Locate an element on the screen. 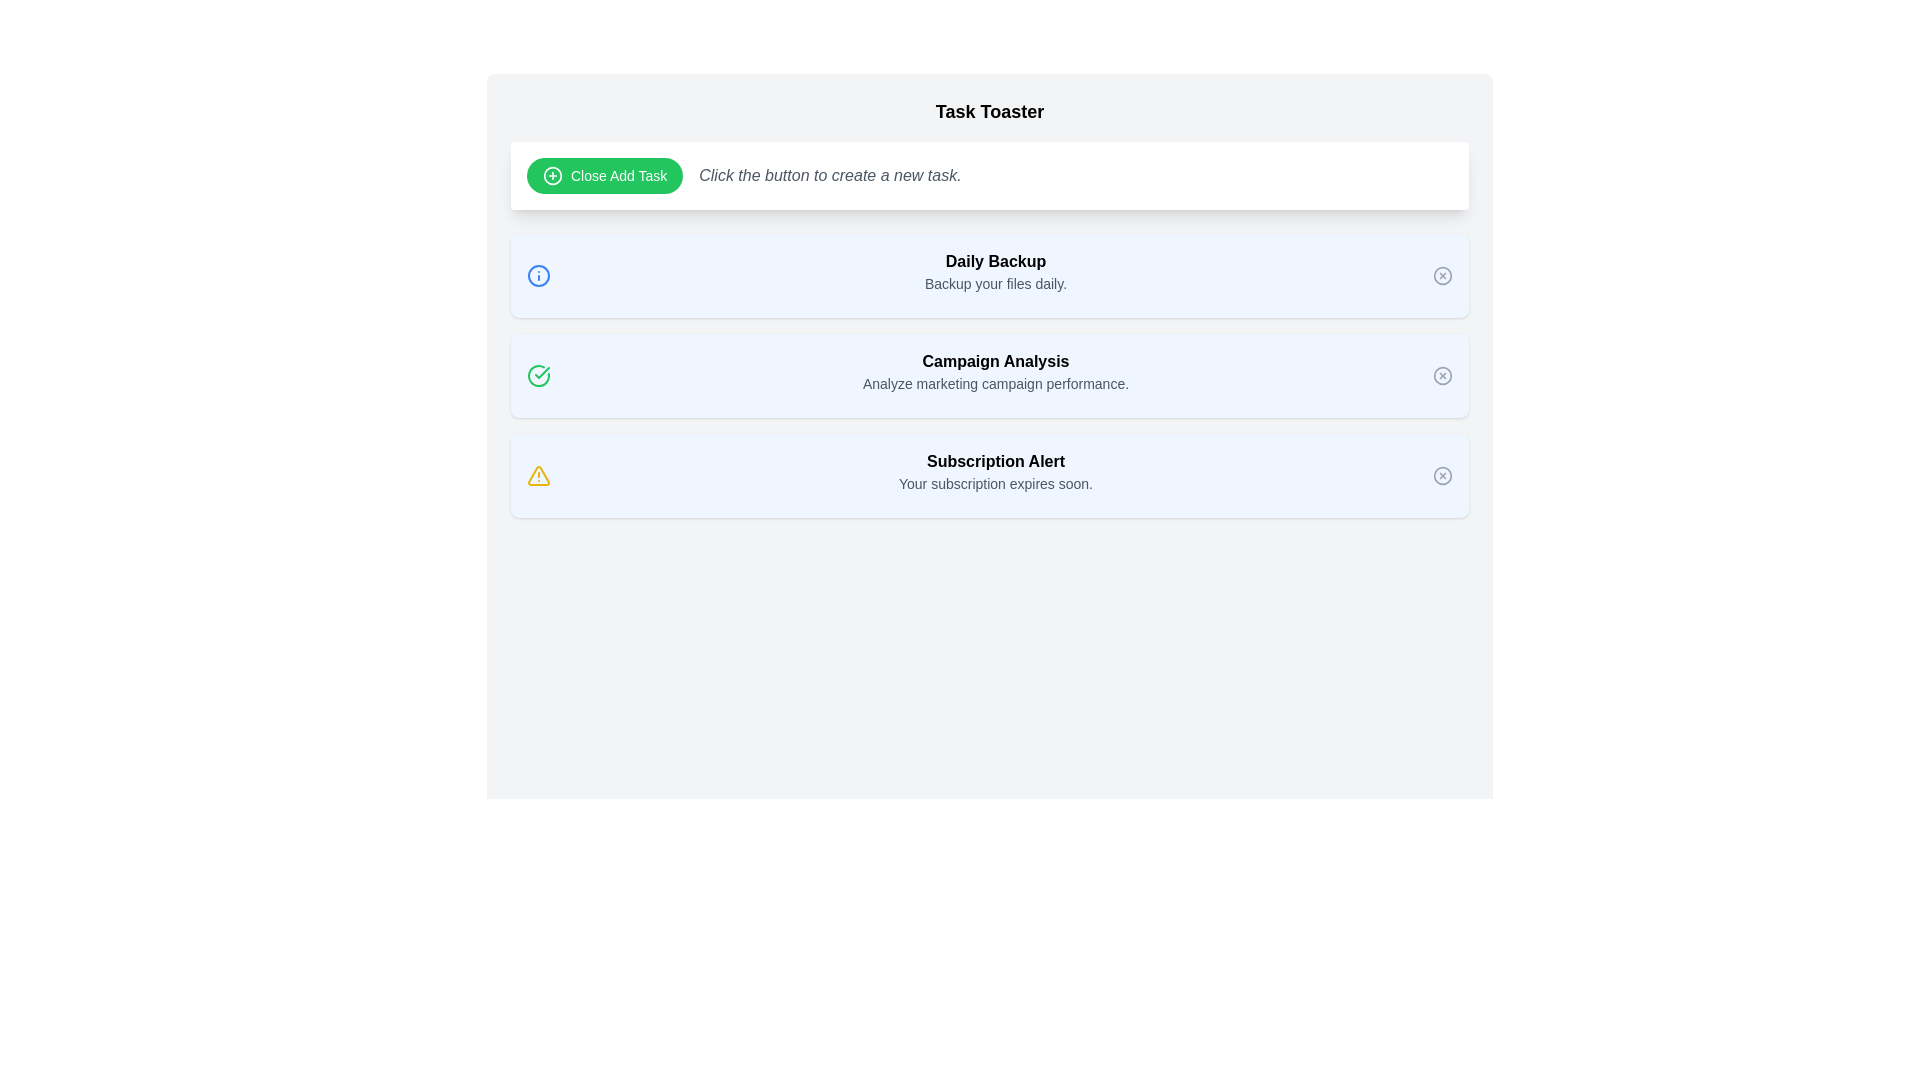  blue circular icon in the first row labeled 'Daily Backup' by clicking on its center is located at coordinates (538, 276).